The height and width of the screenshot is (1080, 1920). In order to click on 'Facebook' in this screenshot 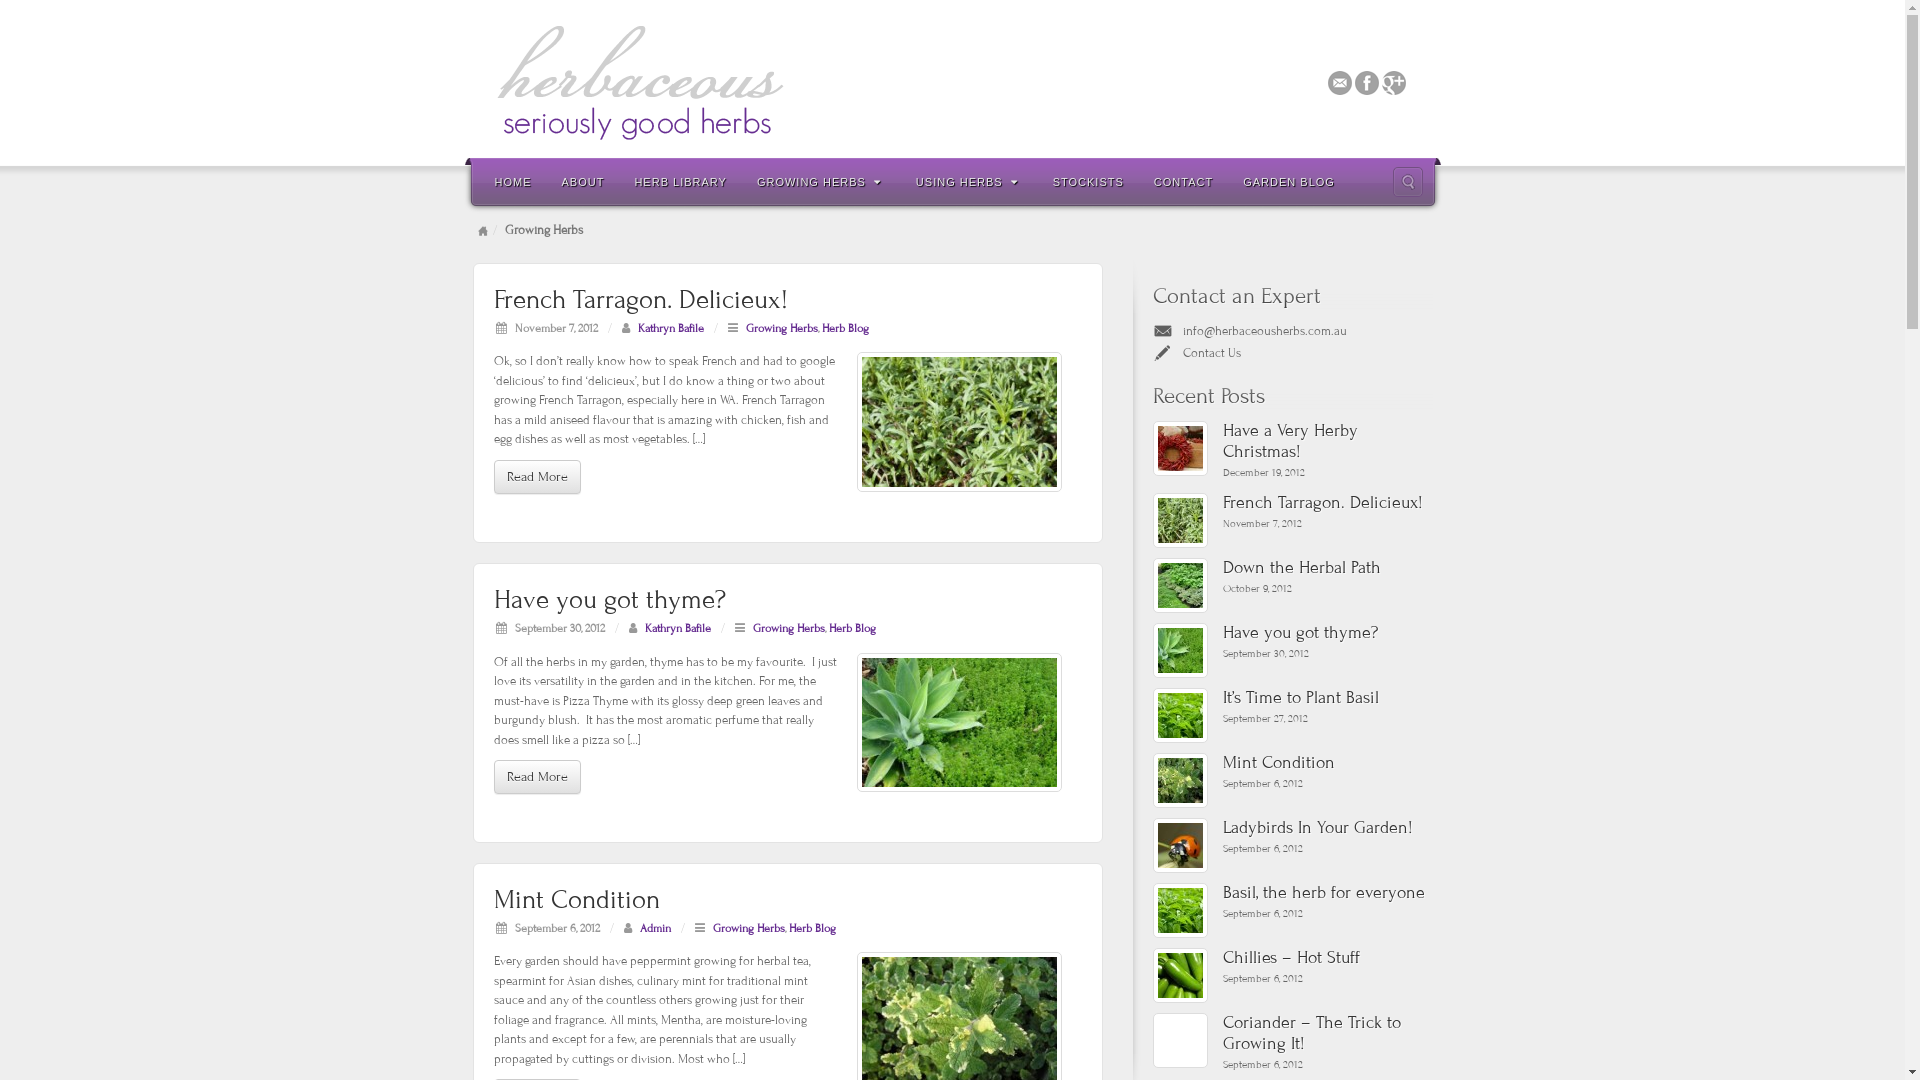, I will do `click(1365, 80)`.